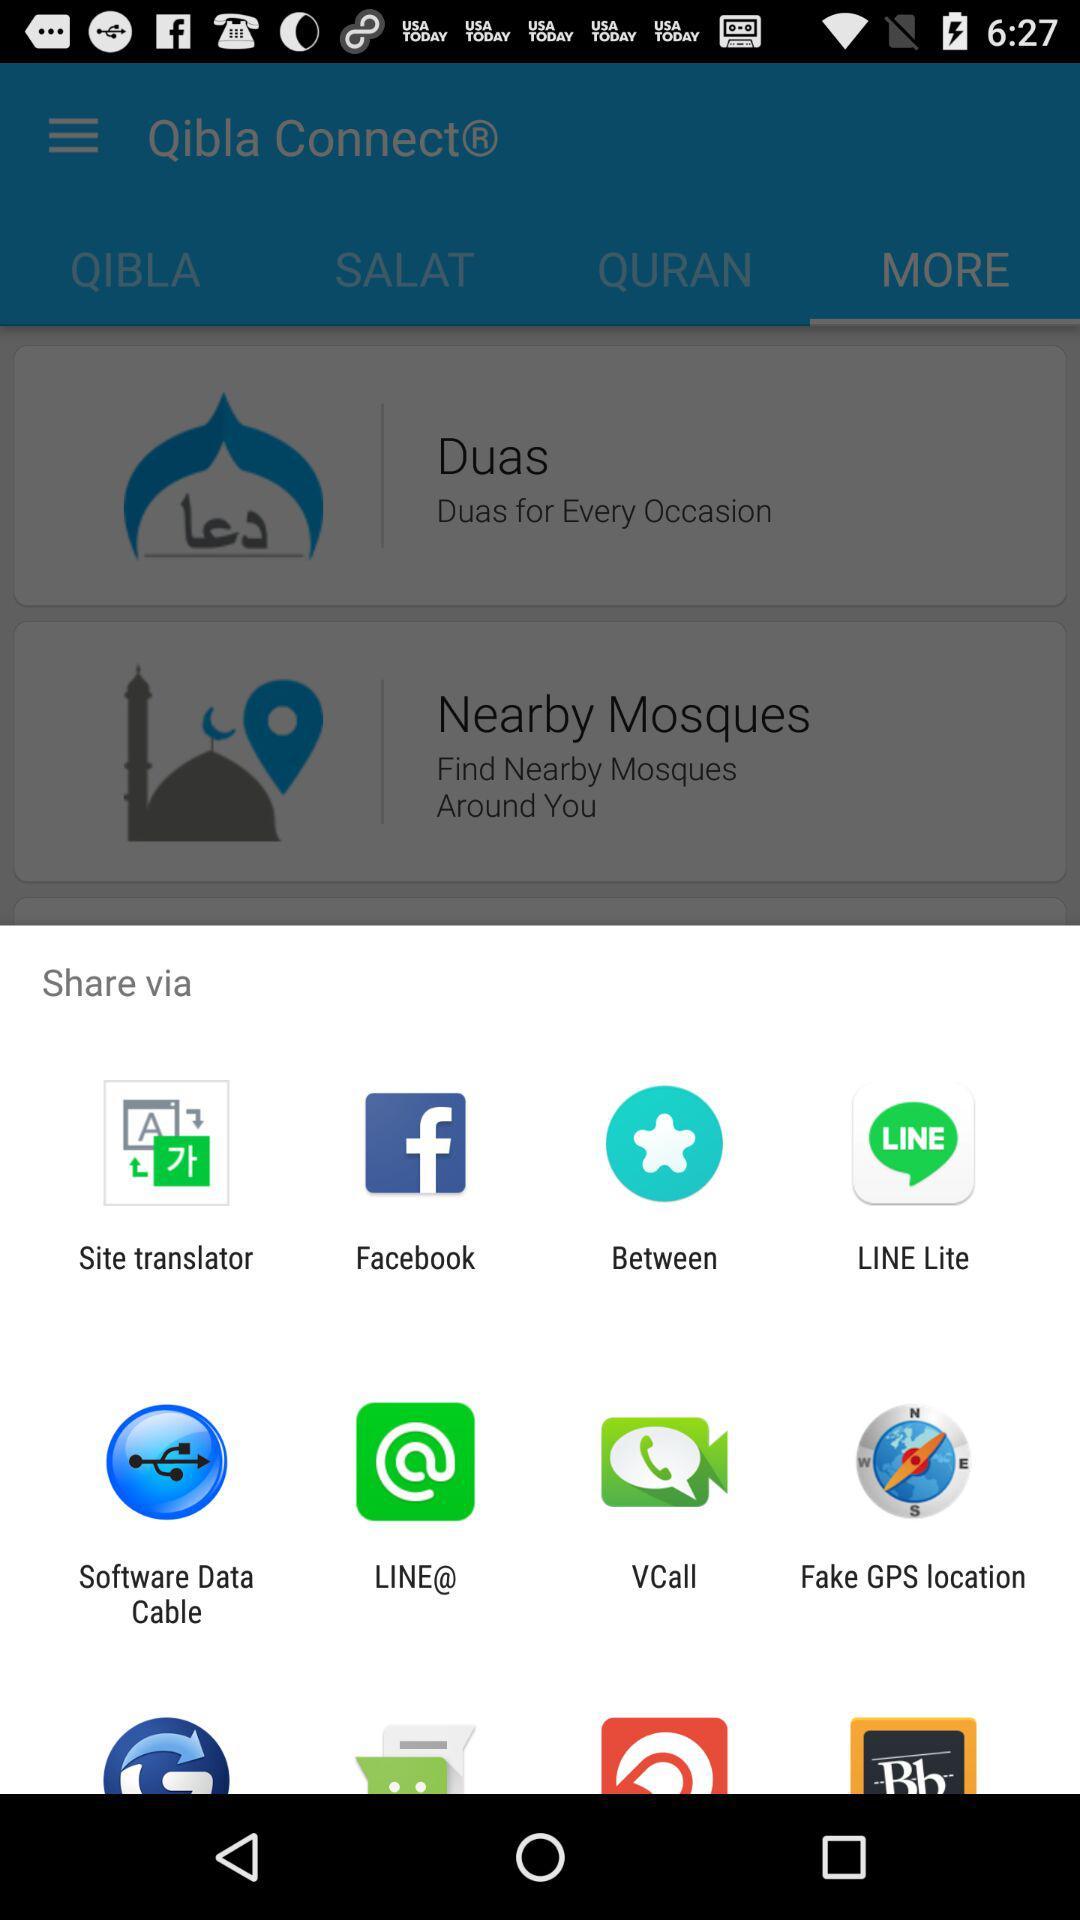  What do you see at coordinates (165, 1274) in the screenshot?
I see `app to the left of facebook` at bounding box center [165, 1274].